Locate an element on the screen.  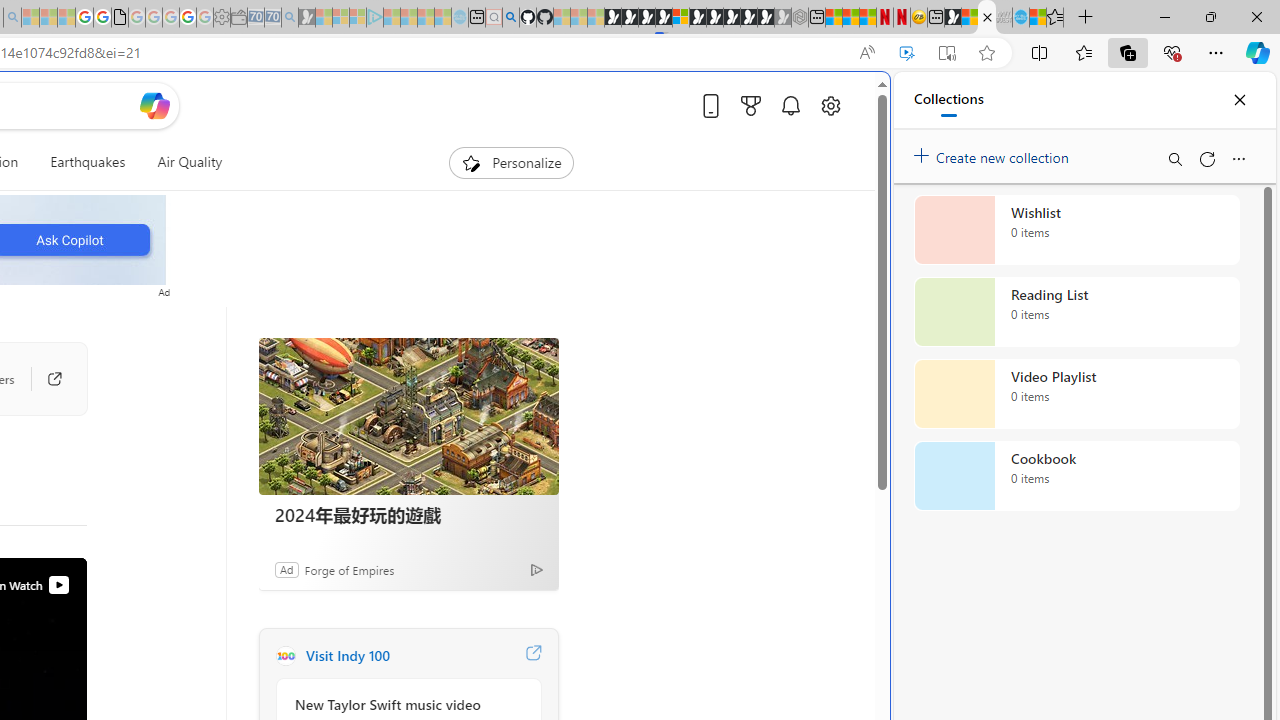
'Cheap Car Rentals - Save70.com - Sleeping' is located at coordinates (272, 17).